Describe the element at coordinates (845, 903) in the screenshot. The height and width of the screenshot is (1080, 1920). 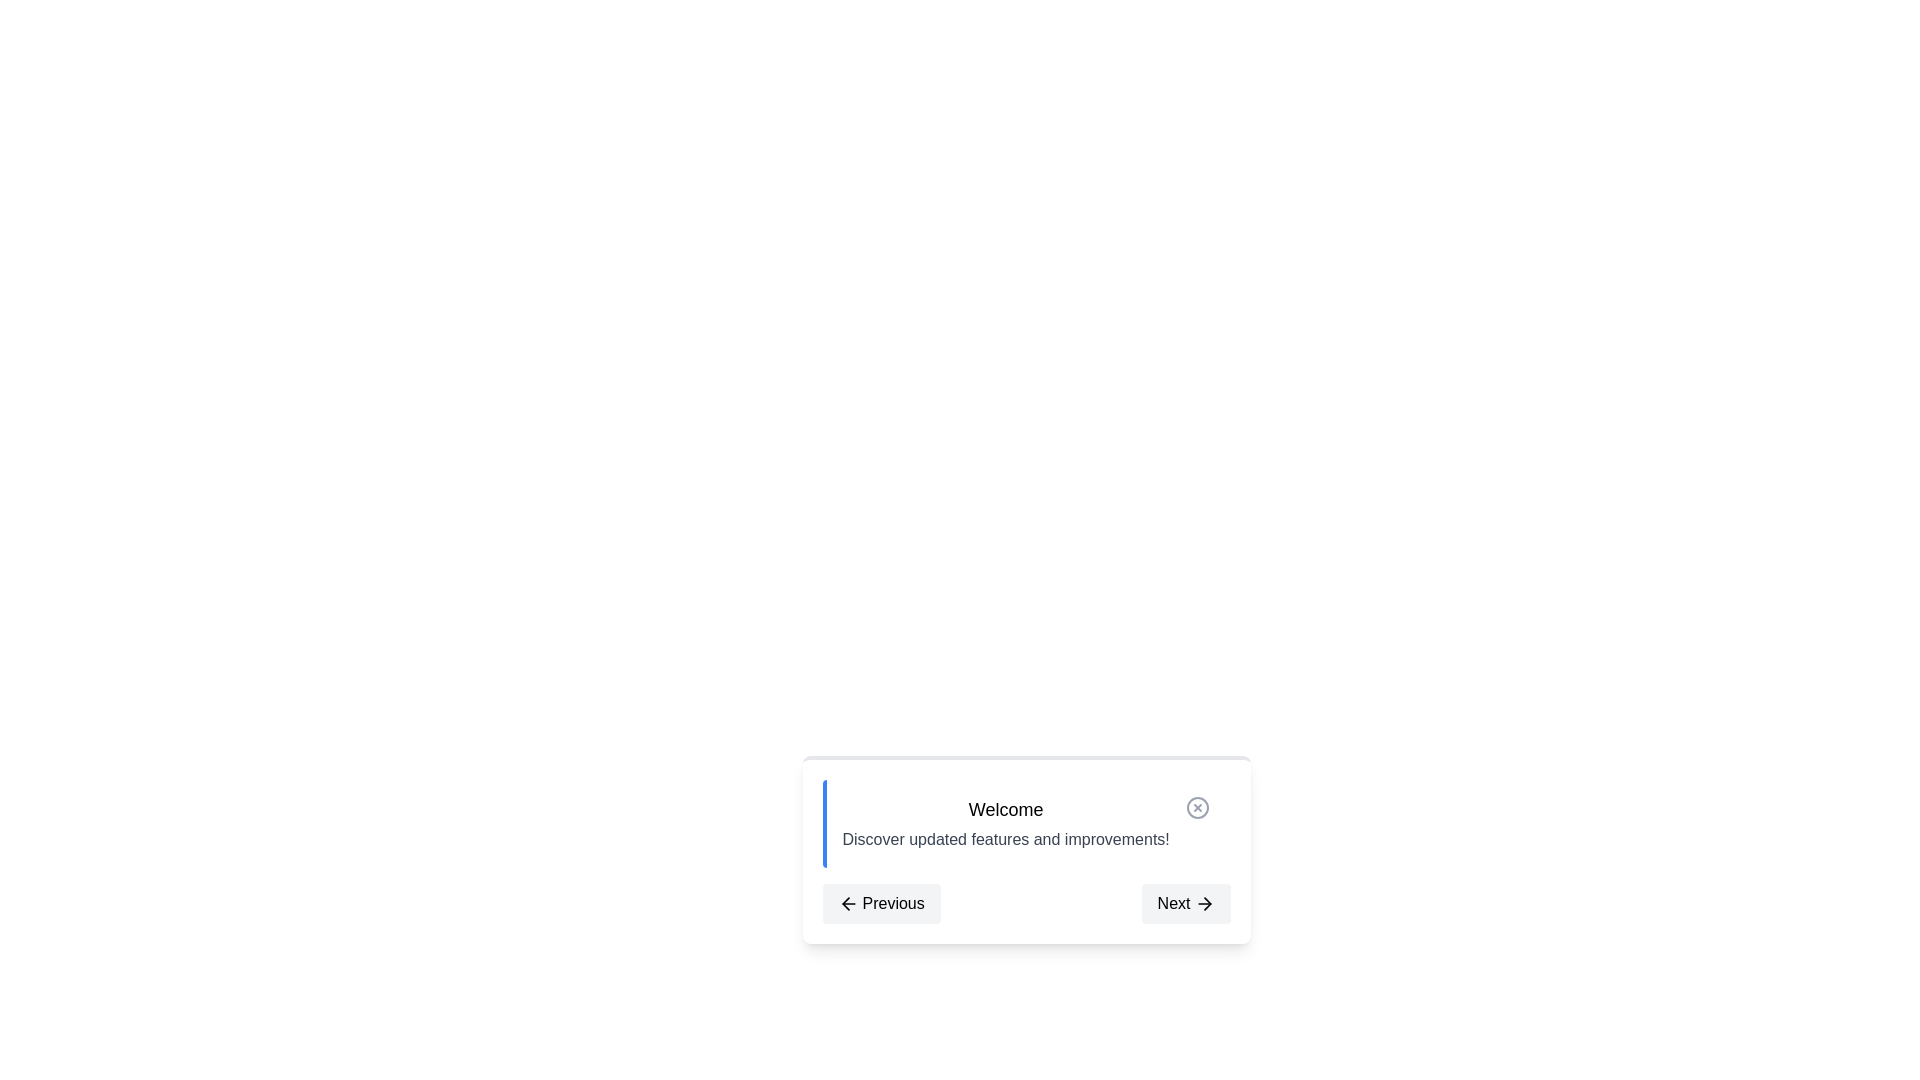
I see `the leftward-pointing arrowhead graphic component within the SVG icon located near the left end of the 'Previous' button on the control panel` at that location.